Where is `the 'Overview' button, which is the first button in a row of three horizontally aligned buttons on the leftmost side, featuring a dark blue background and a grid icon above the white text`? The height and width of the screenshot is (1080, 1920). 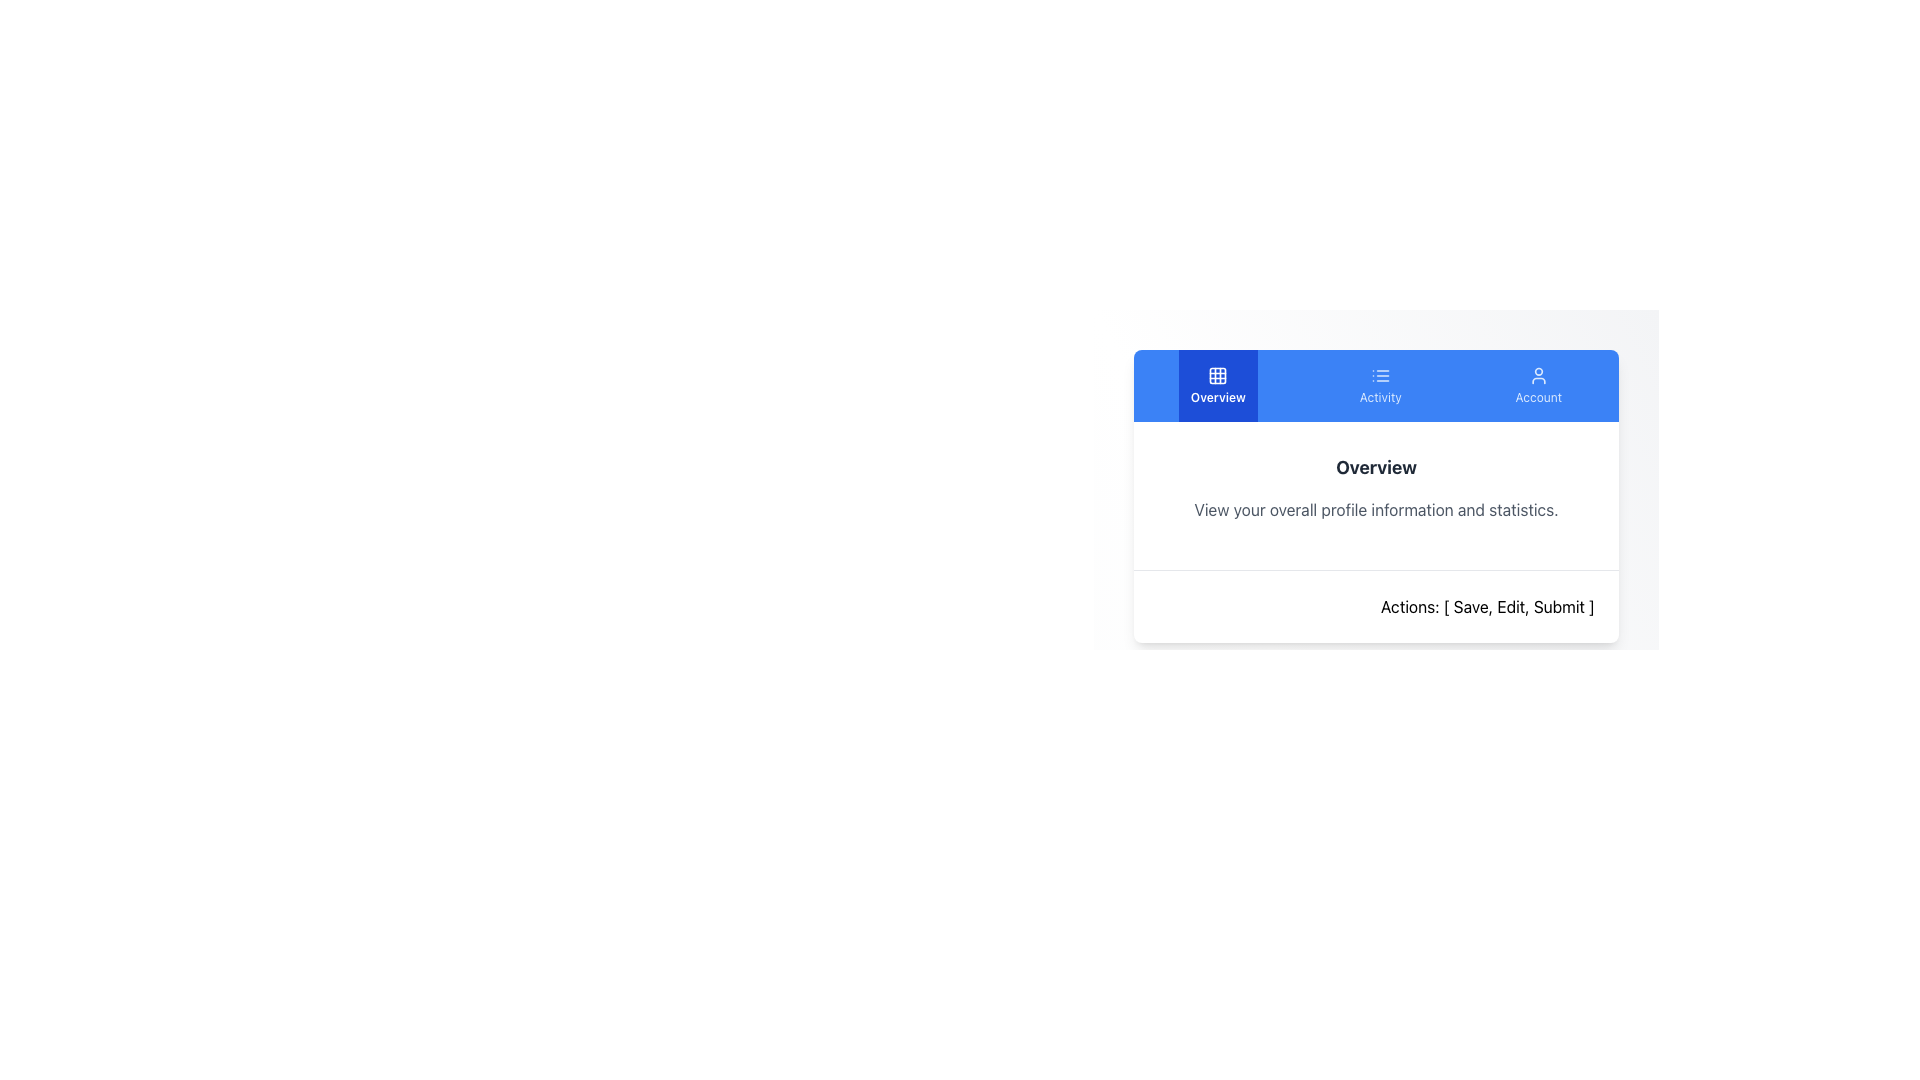
the 'Overview' button, which is the first button in a row of three horizontally aligned buttons on the leftmost side, featuring a dark blue background and a grid icon above the white text is located at coordinates (1217, 385).